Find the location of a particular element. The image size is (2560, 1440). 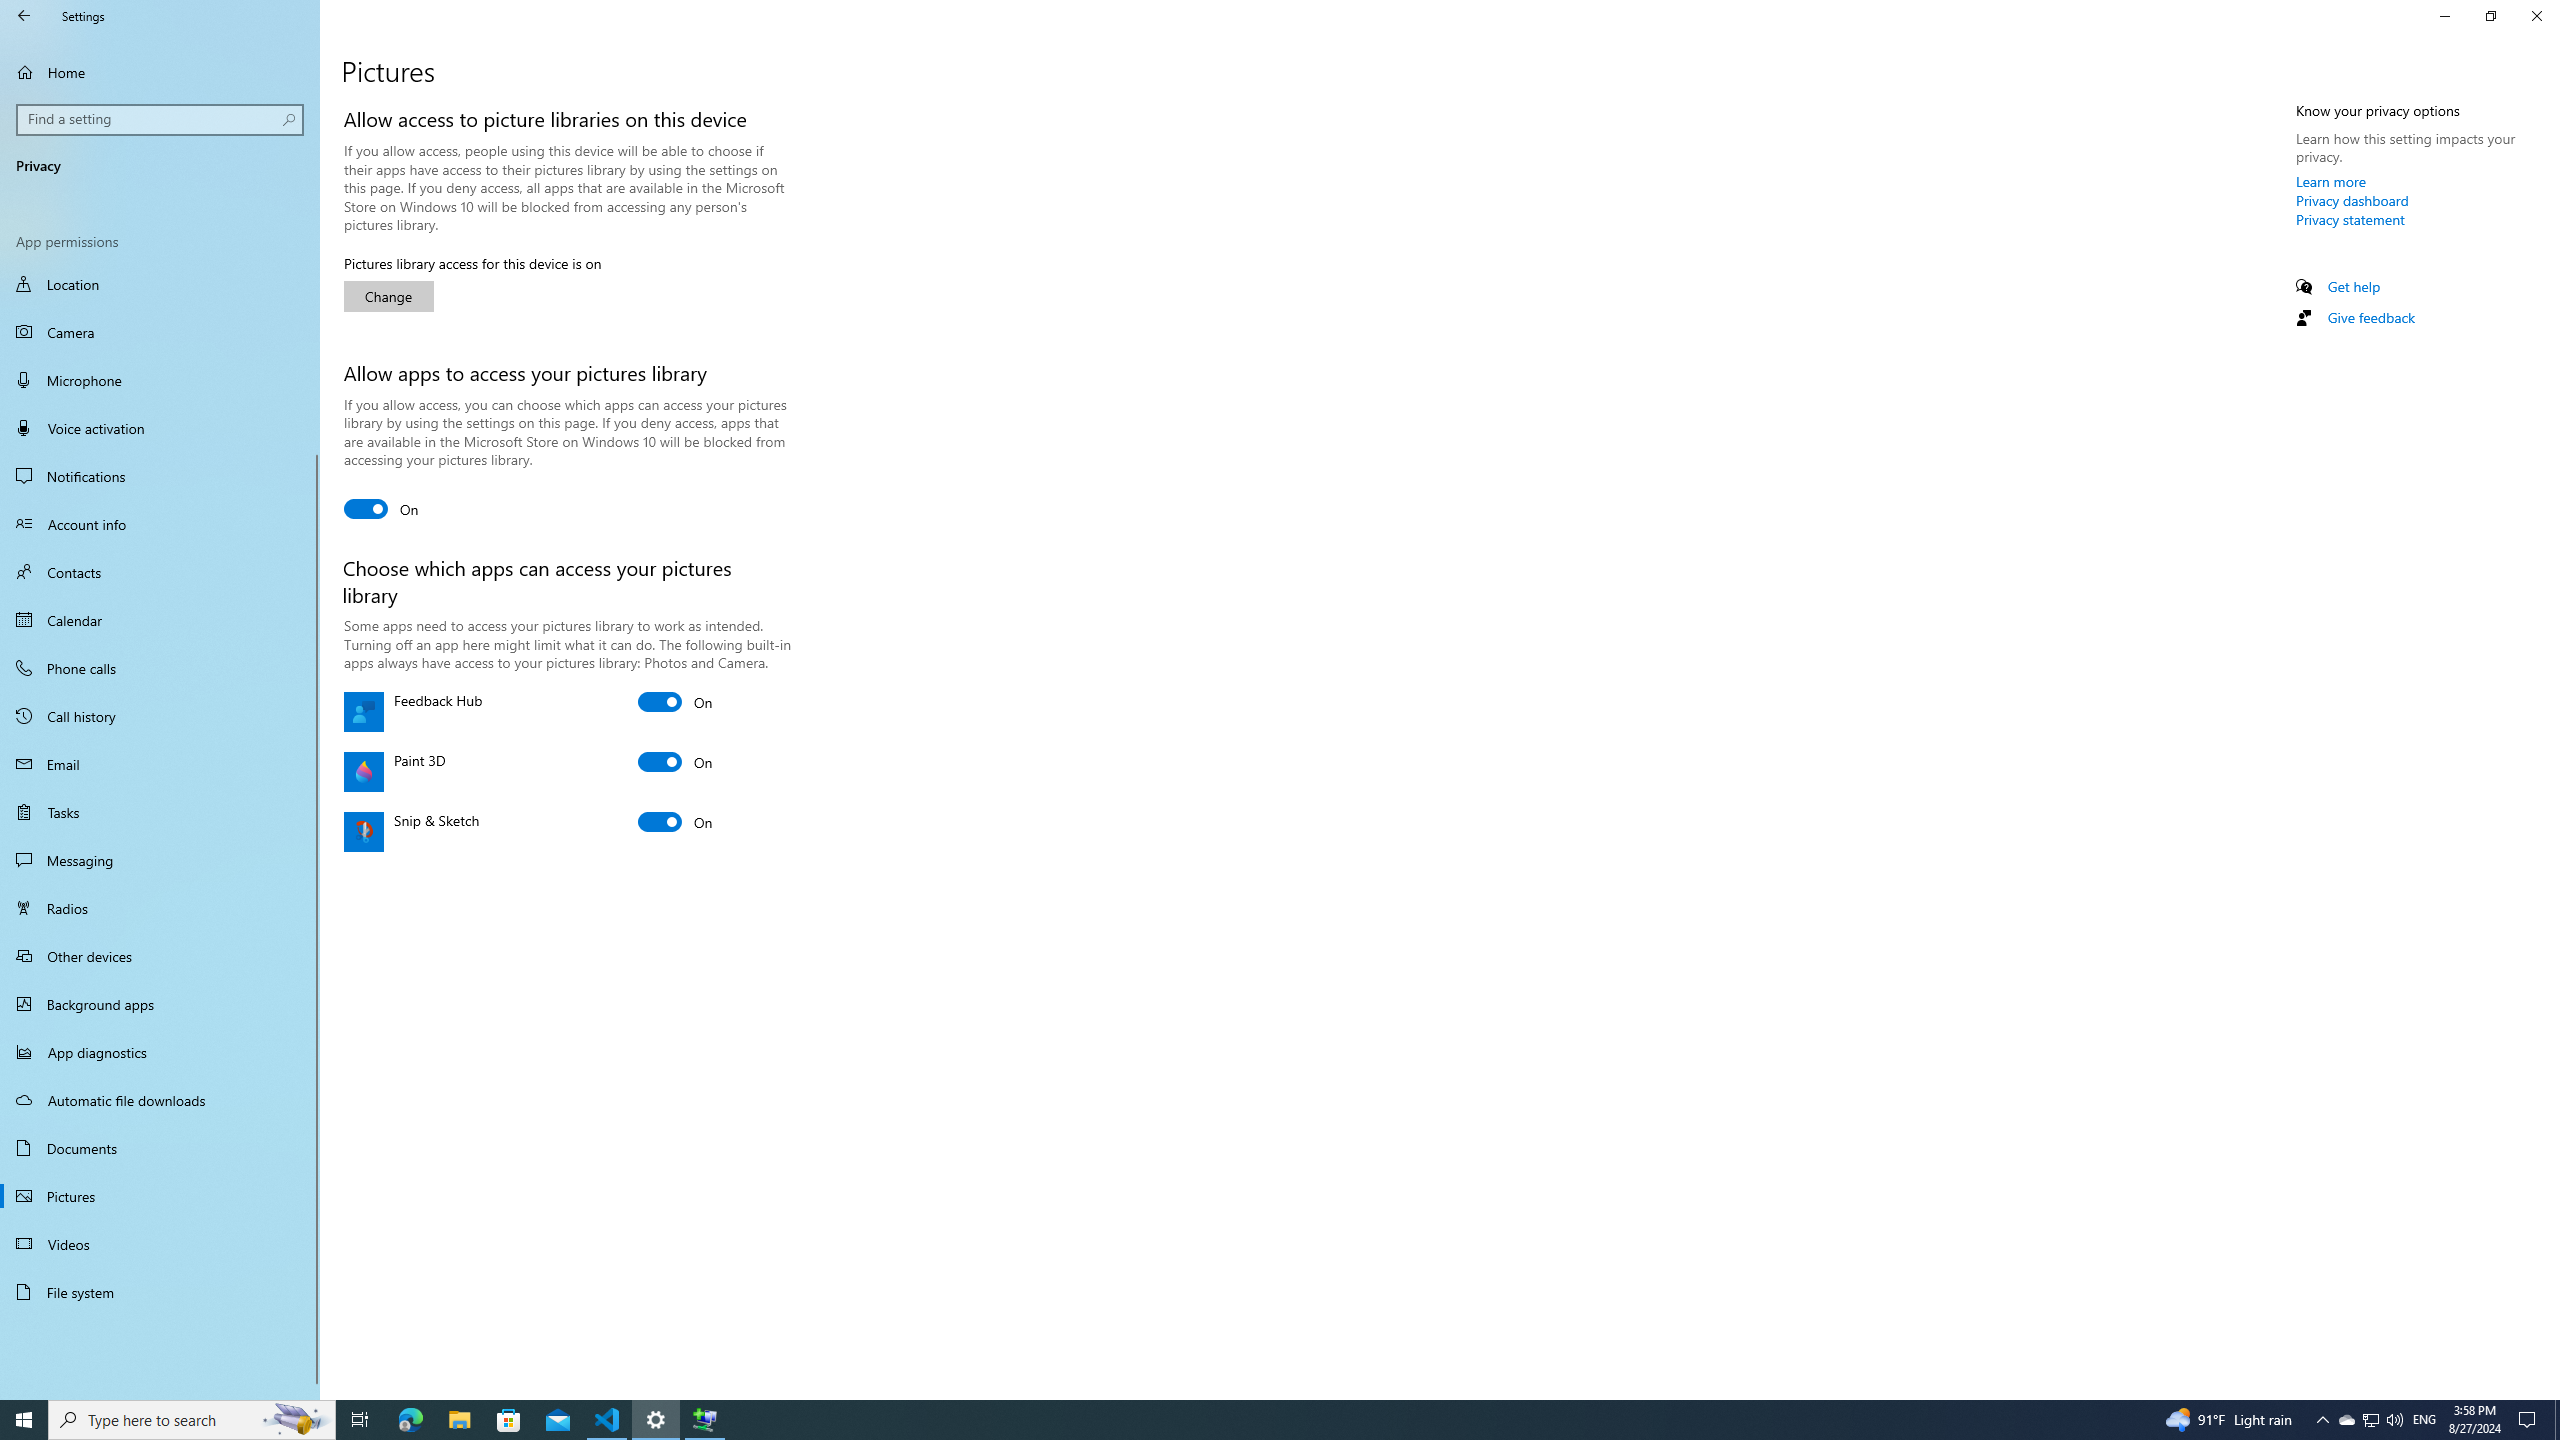

'Phone calls' is located at coordinates (159, 667).